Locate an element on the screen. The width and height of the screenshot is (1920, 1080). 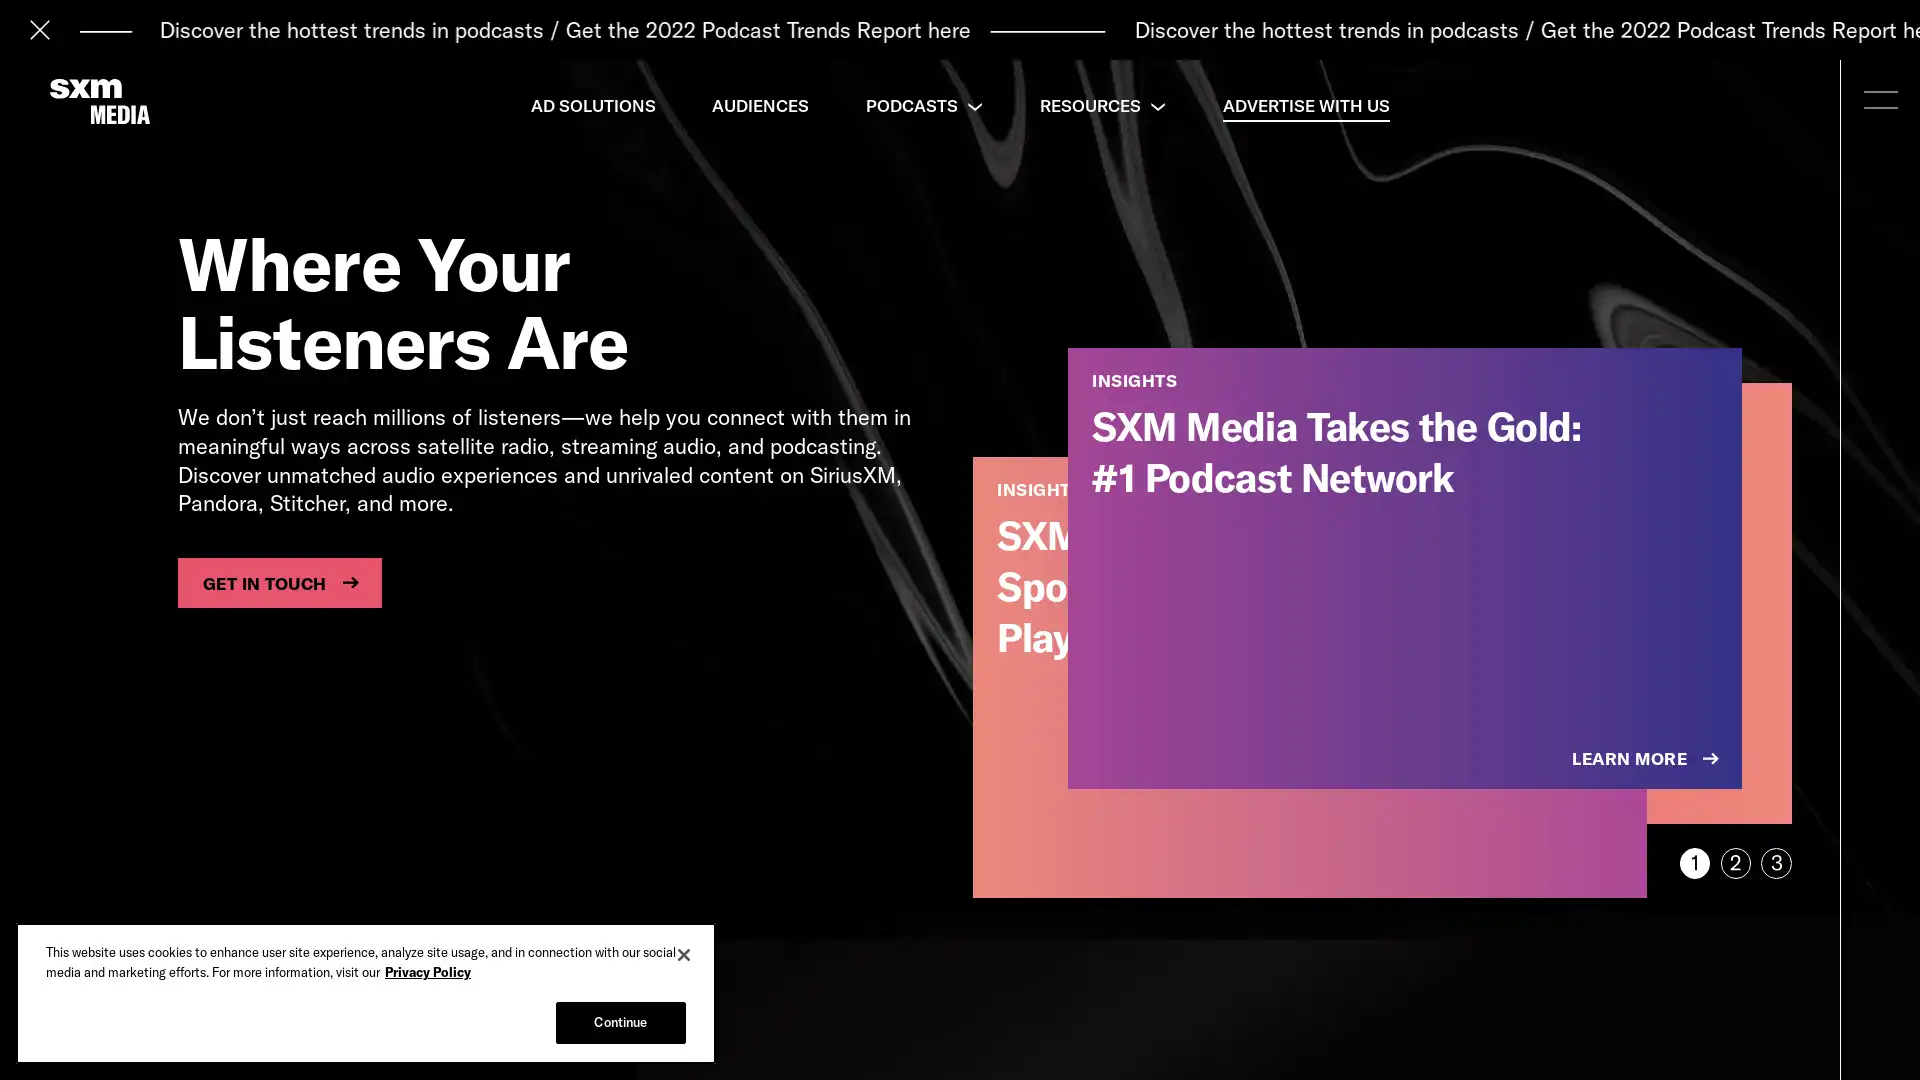
3 is located at coordinates (1776, 862).